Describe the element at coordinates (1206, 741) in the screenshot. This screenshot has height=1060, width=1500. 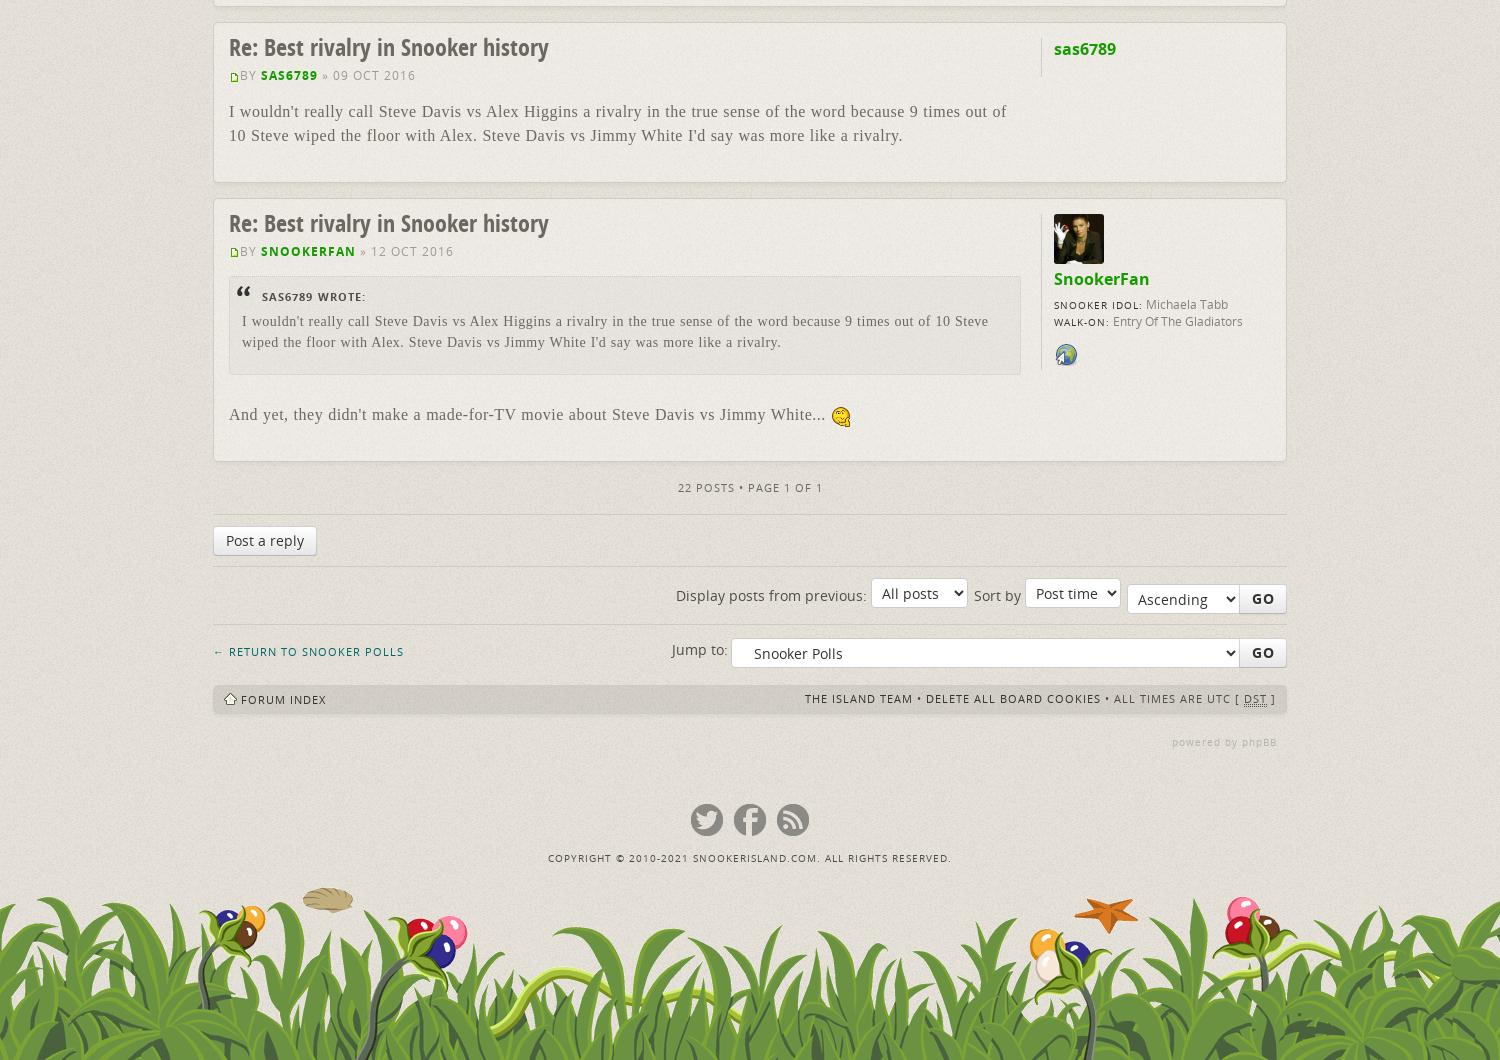
I see `'powered by'` at that location.